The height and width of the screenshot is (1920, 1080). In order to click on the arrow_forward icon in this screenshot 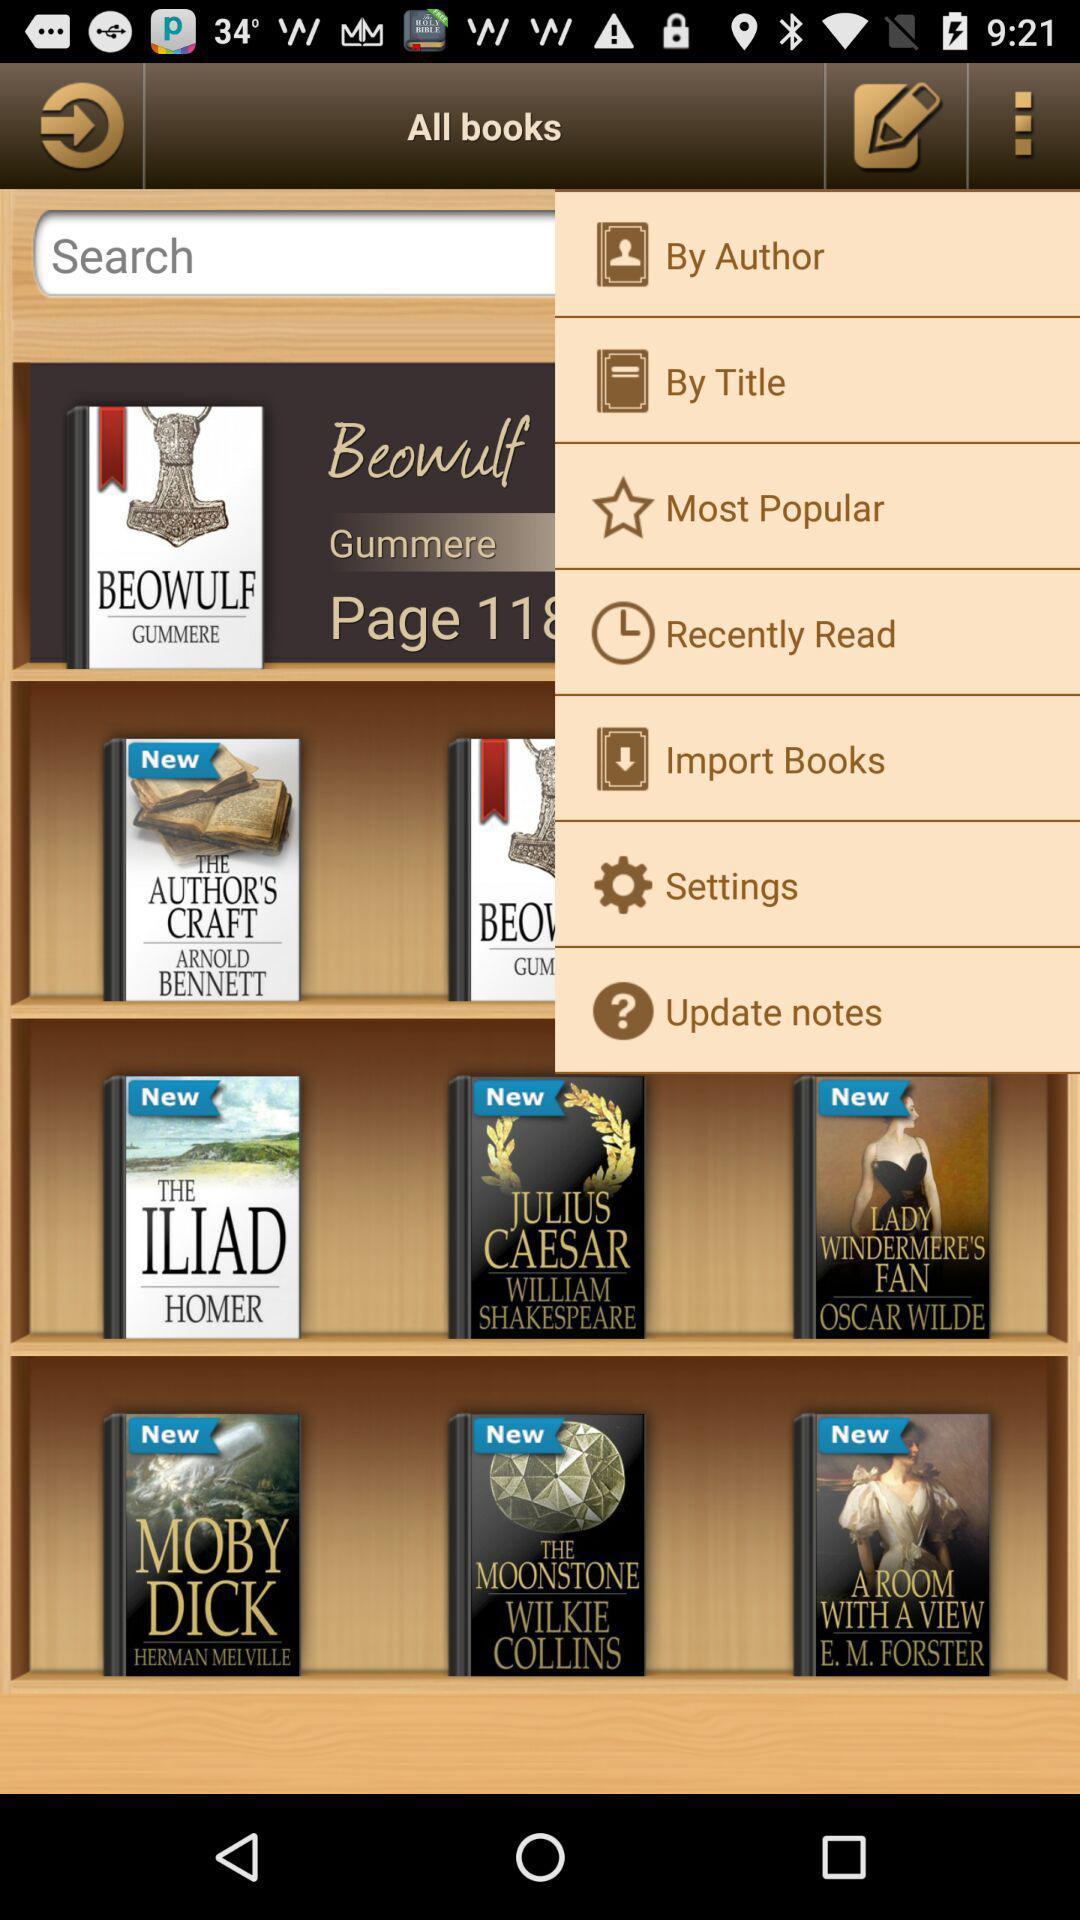, I will do `click(70, 133)`.